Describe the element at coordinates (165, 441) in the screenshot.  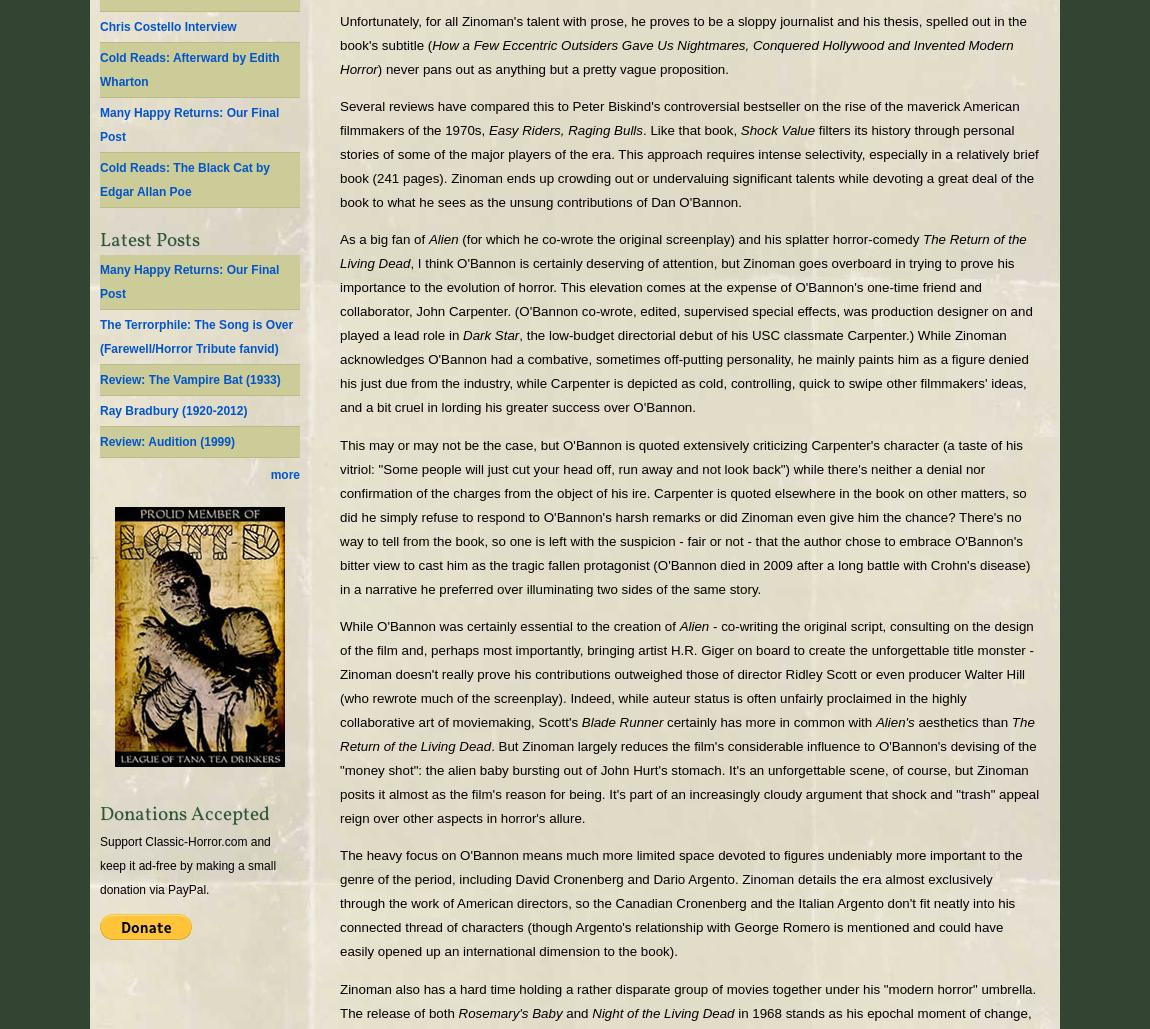
I see `'Review: Audition (1999)'` at that location.